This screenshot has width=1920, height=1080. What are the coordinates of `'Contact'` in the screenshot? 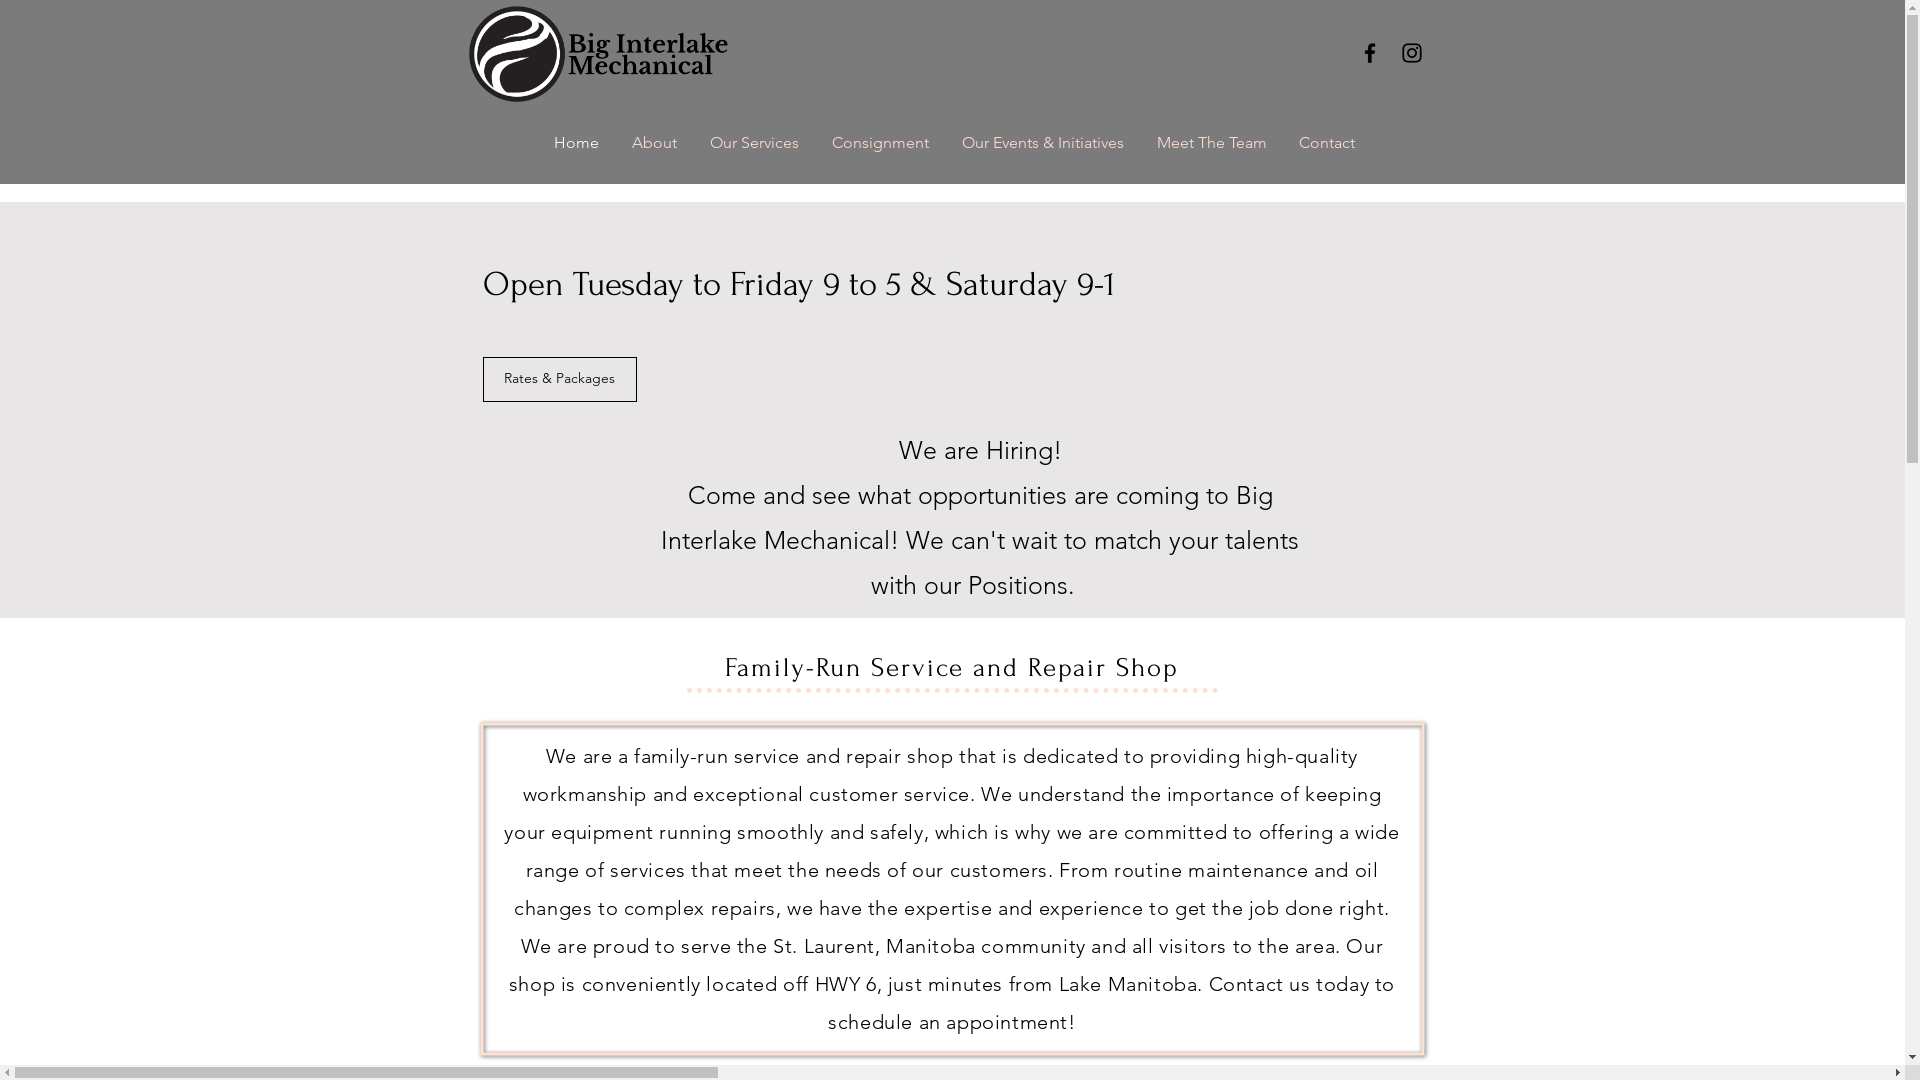 It's located at (1281, 141).